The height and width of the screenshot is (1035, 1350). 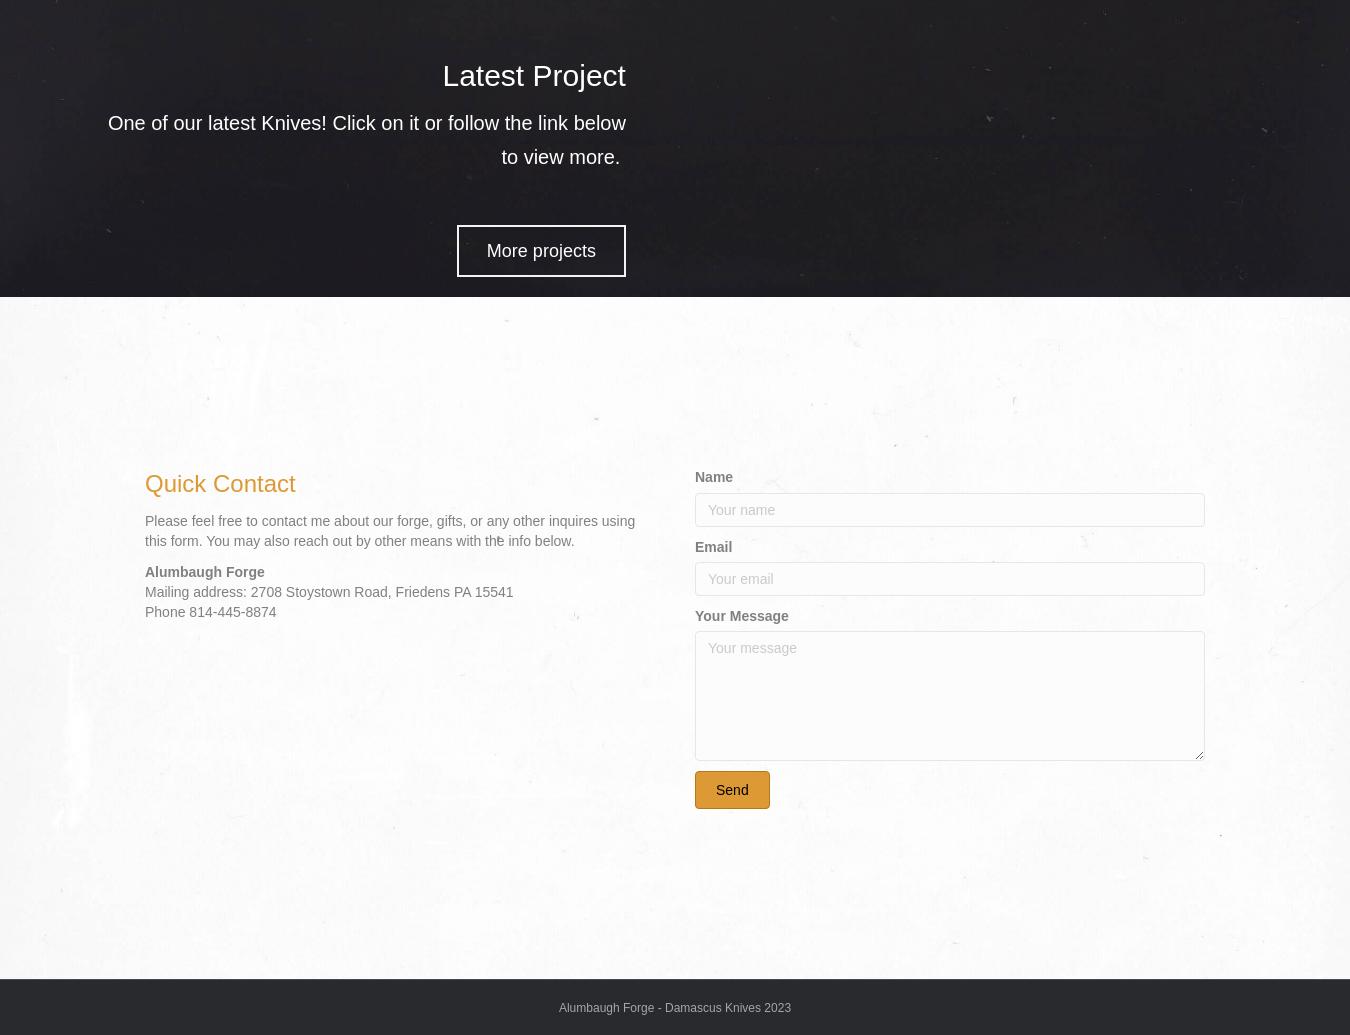 I want to click on 'One of our latest Knives! Click on it or follow the link below to view more.', so click(x=365, y=140).